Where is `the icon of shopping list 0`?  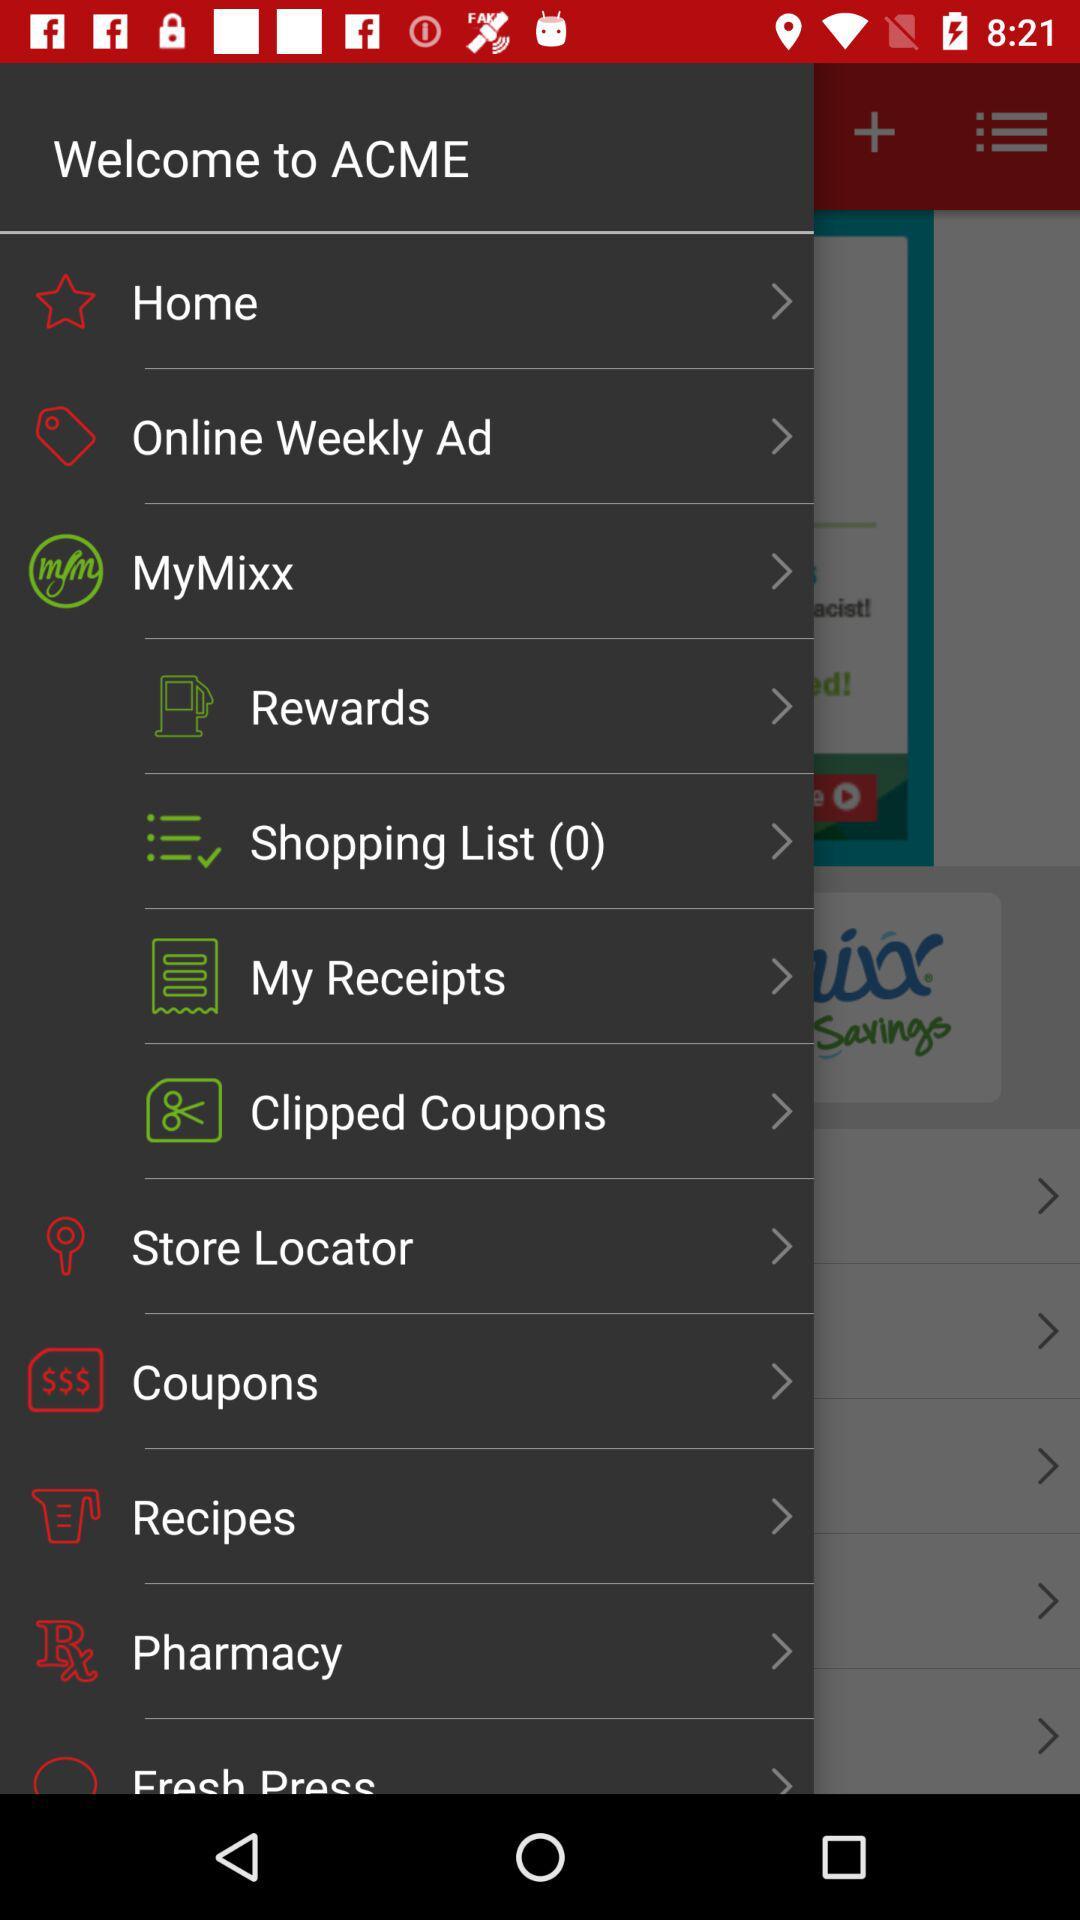 the icon of shopping list 0 is located at coordinates (184, 841).